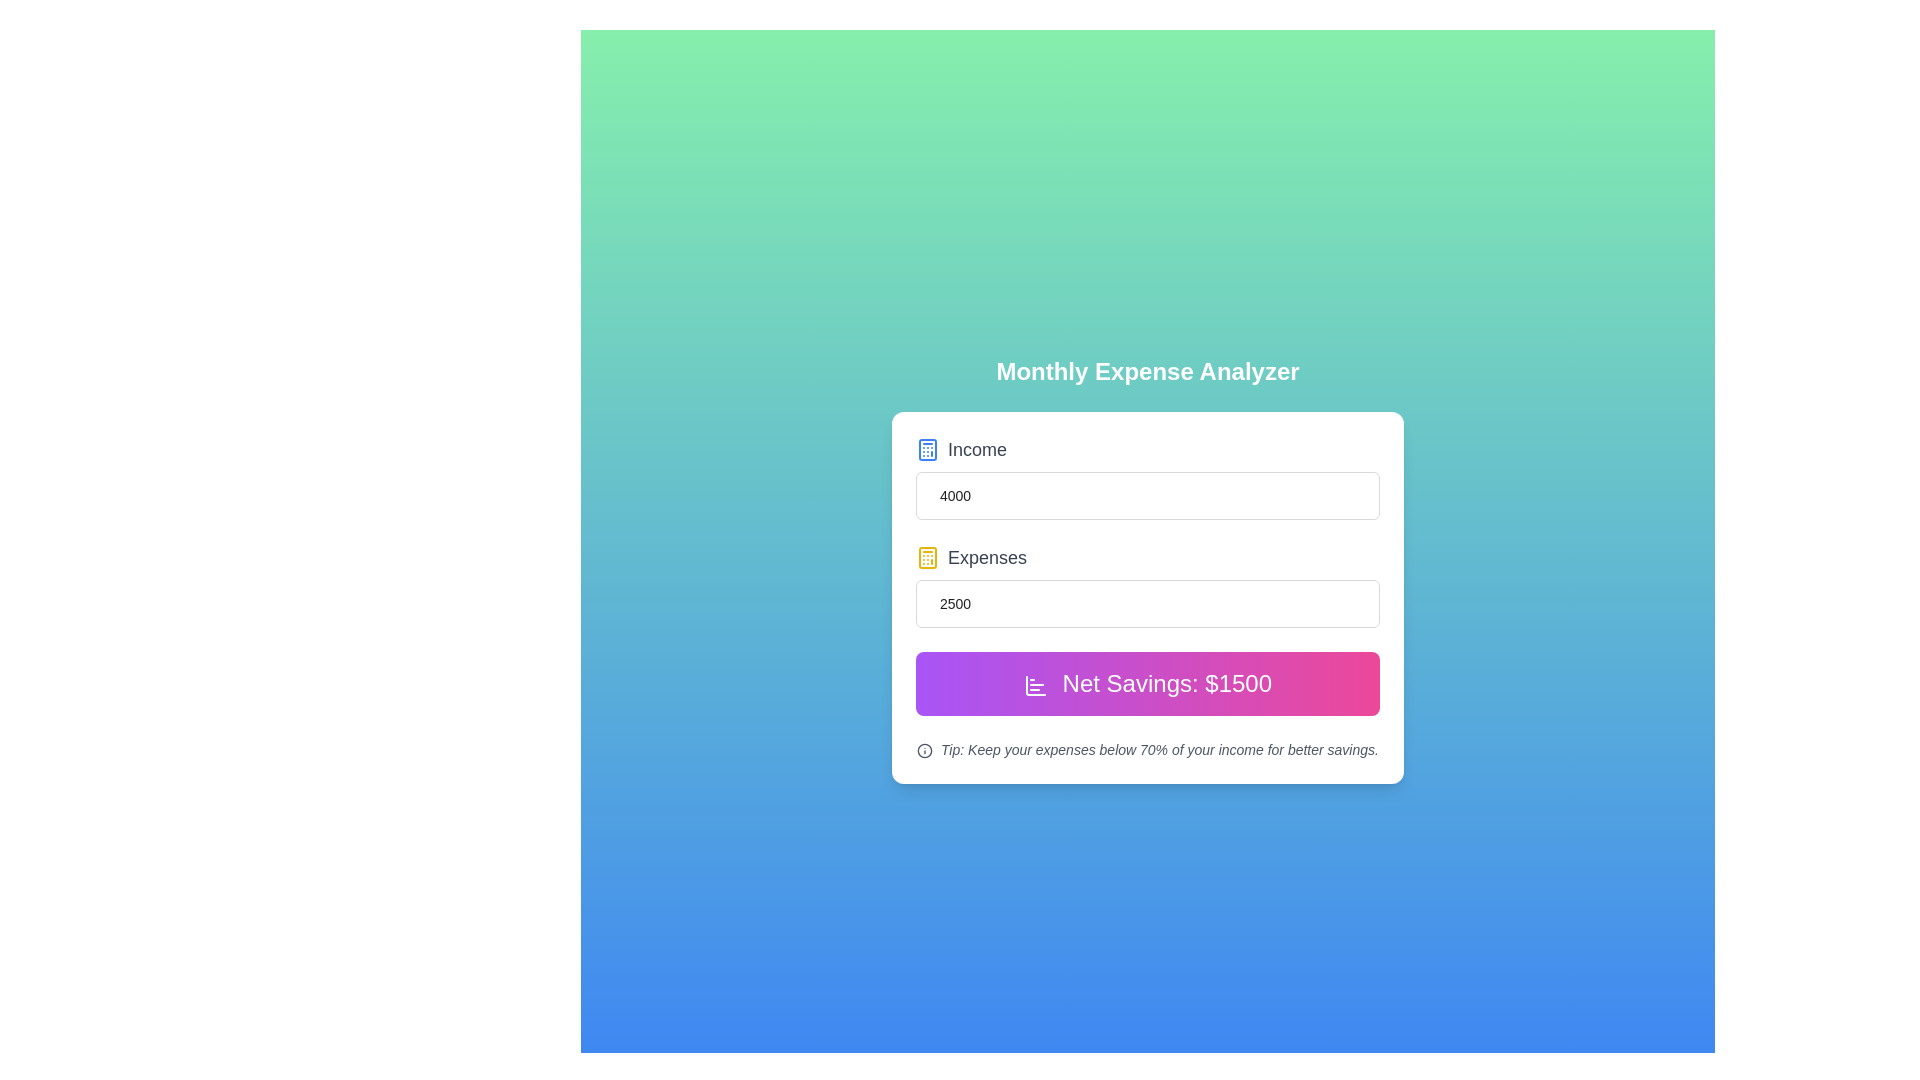  Describe the element at coordinates (926, 450) in the screenshot. I see `the SVG rectangle component that represents part of the calculator icon in the 'Monthly Expense Analyzer' interface, located to the left of the 'Income' text and input field` at that location.